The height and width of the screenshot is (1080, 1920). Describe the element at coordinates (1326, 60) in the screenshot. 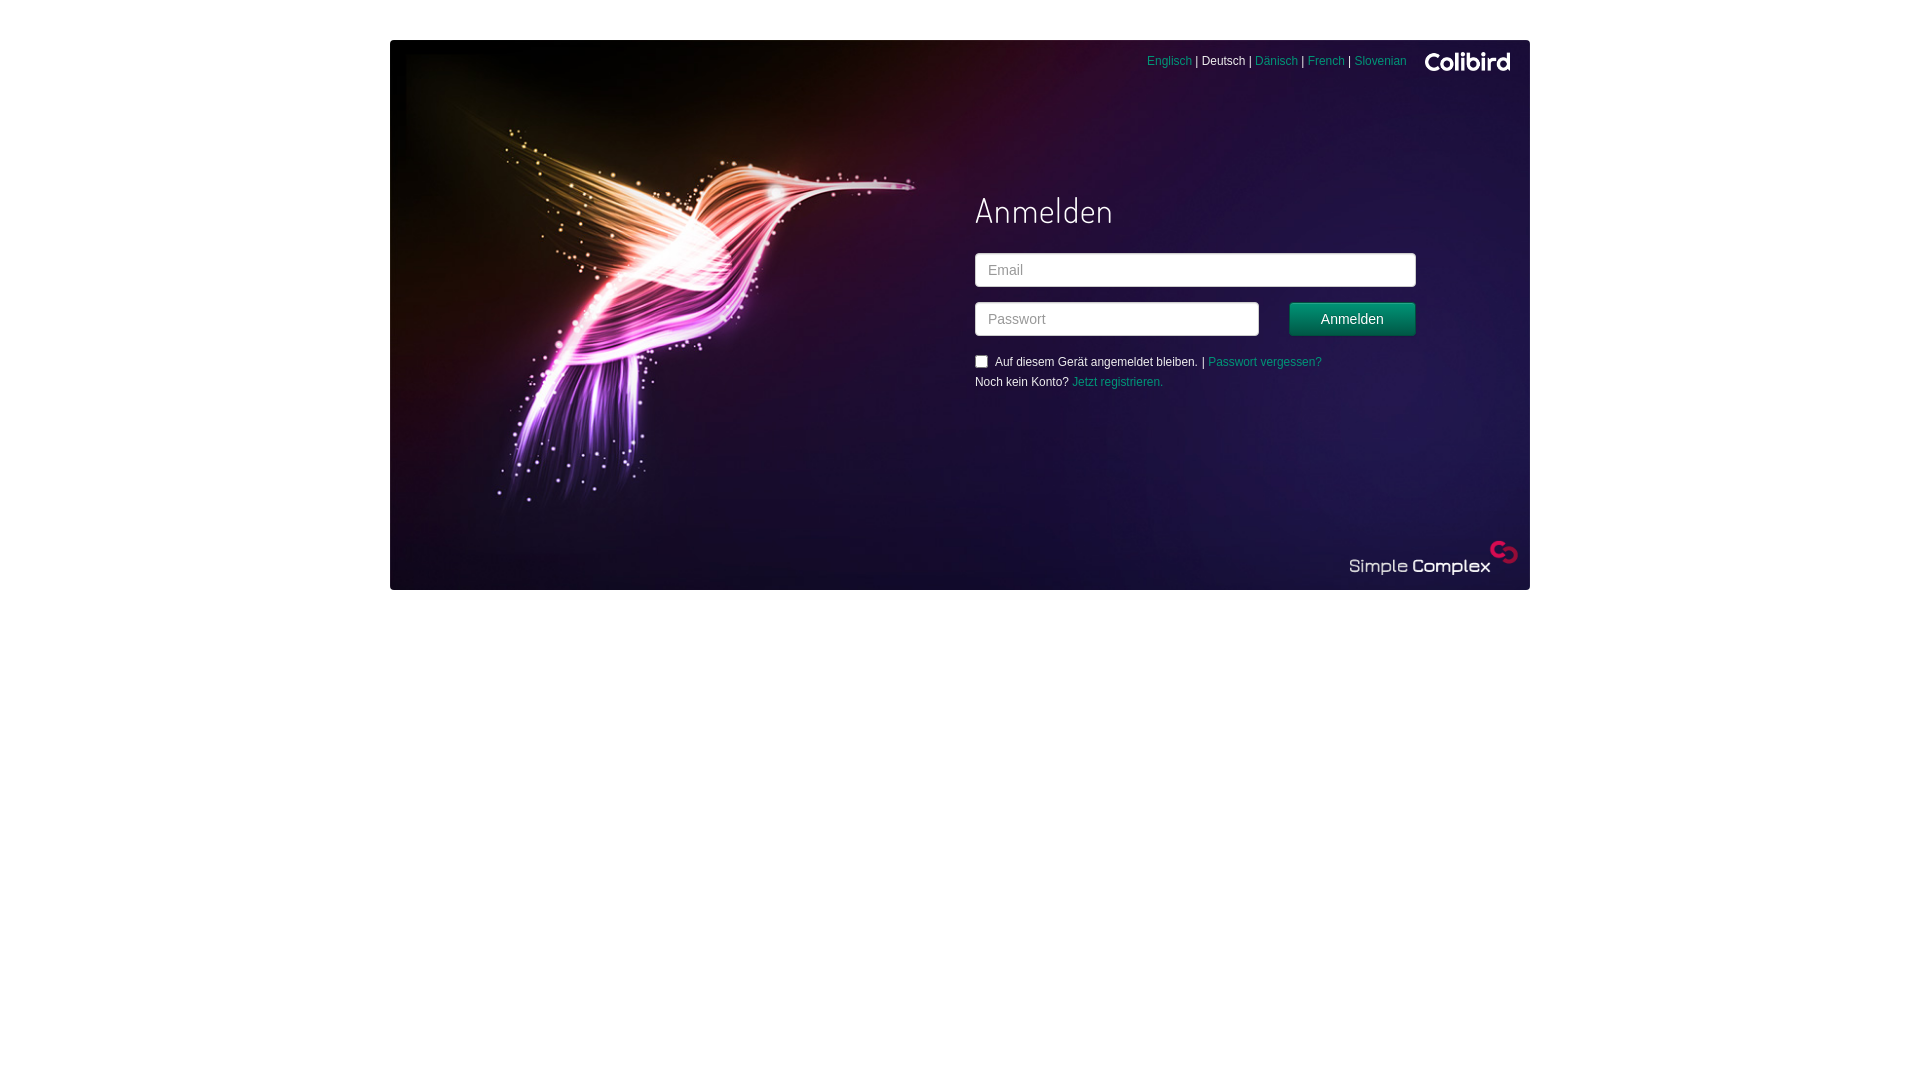

I see `'French'` at that location.